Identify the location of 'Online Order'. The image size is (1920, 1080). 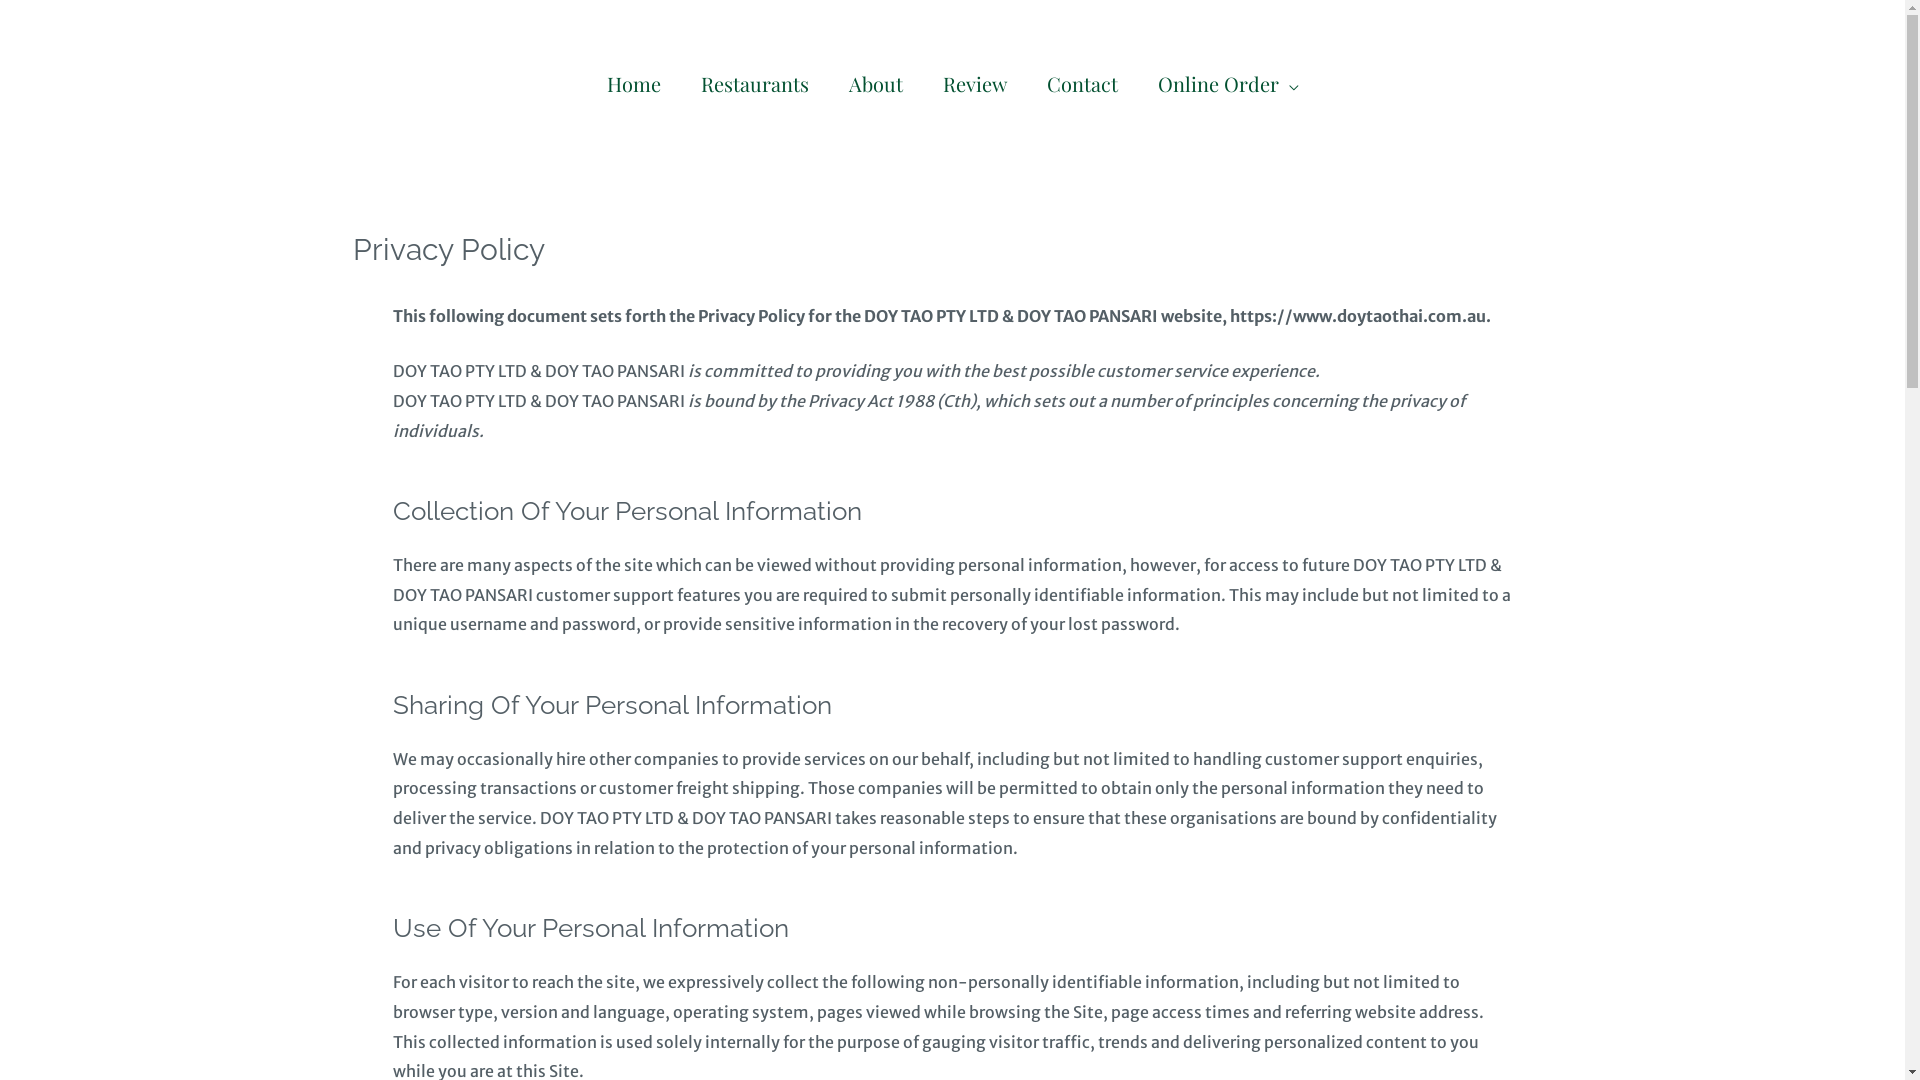
(1227, 81).